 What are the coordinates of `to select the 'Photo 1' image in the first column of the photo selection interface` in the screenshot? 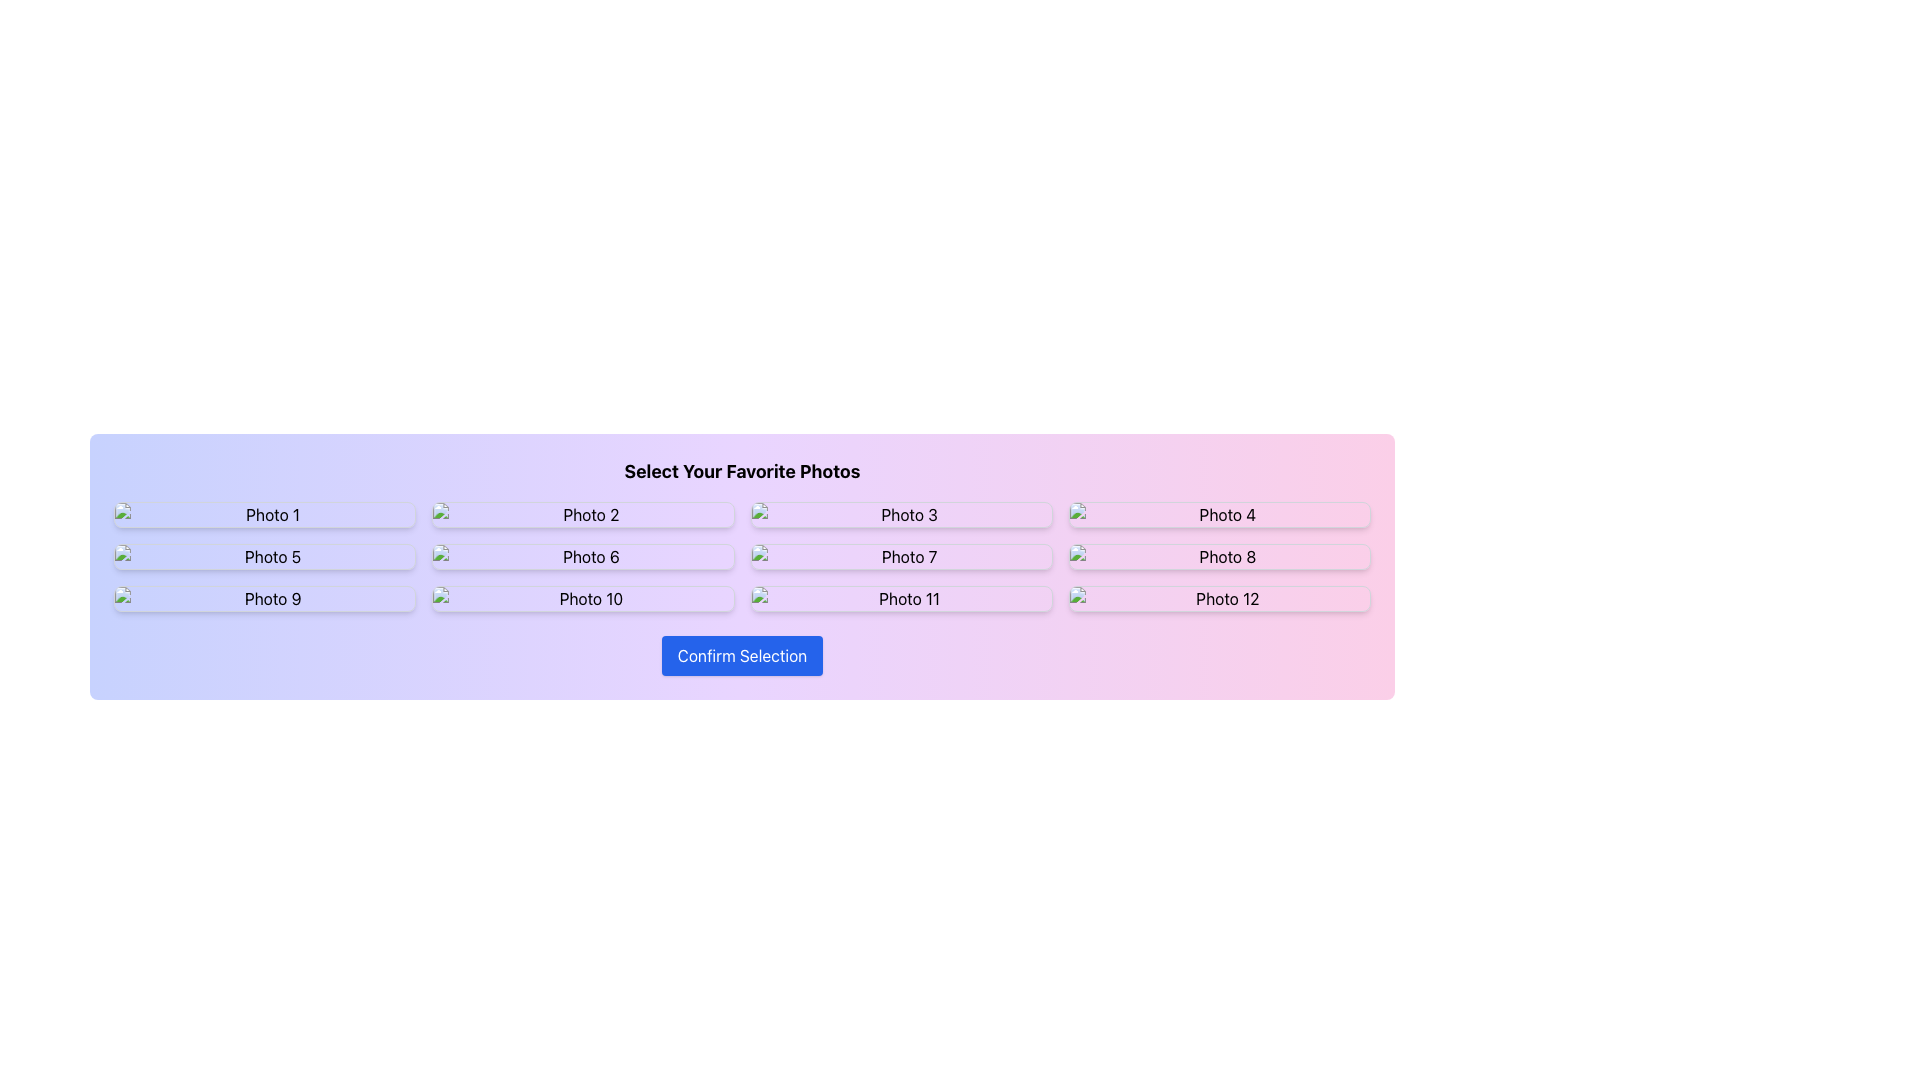 It's located at (264, 514).